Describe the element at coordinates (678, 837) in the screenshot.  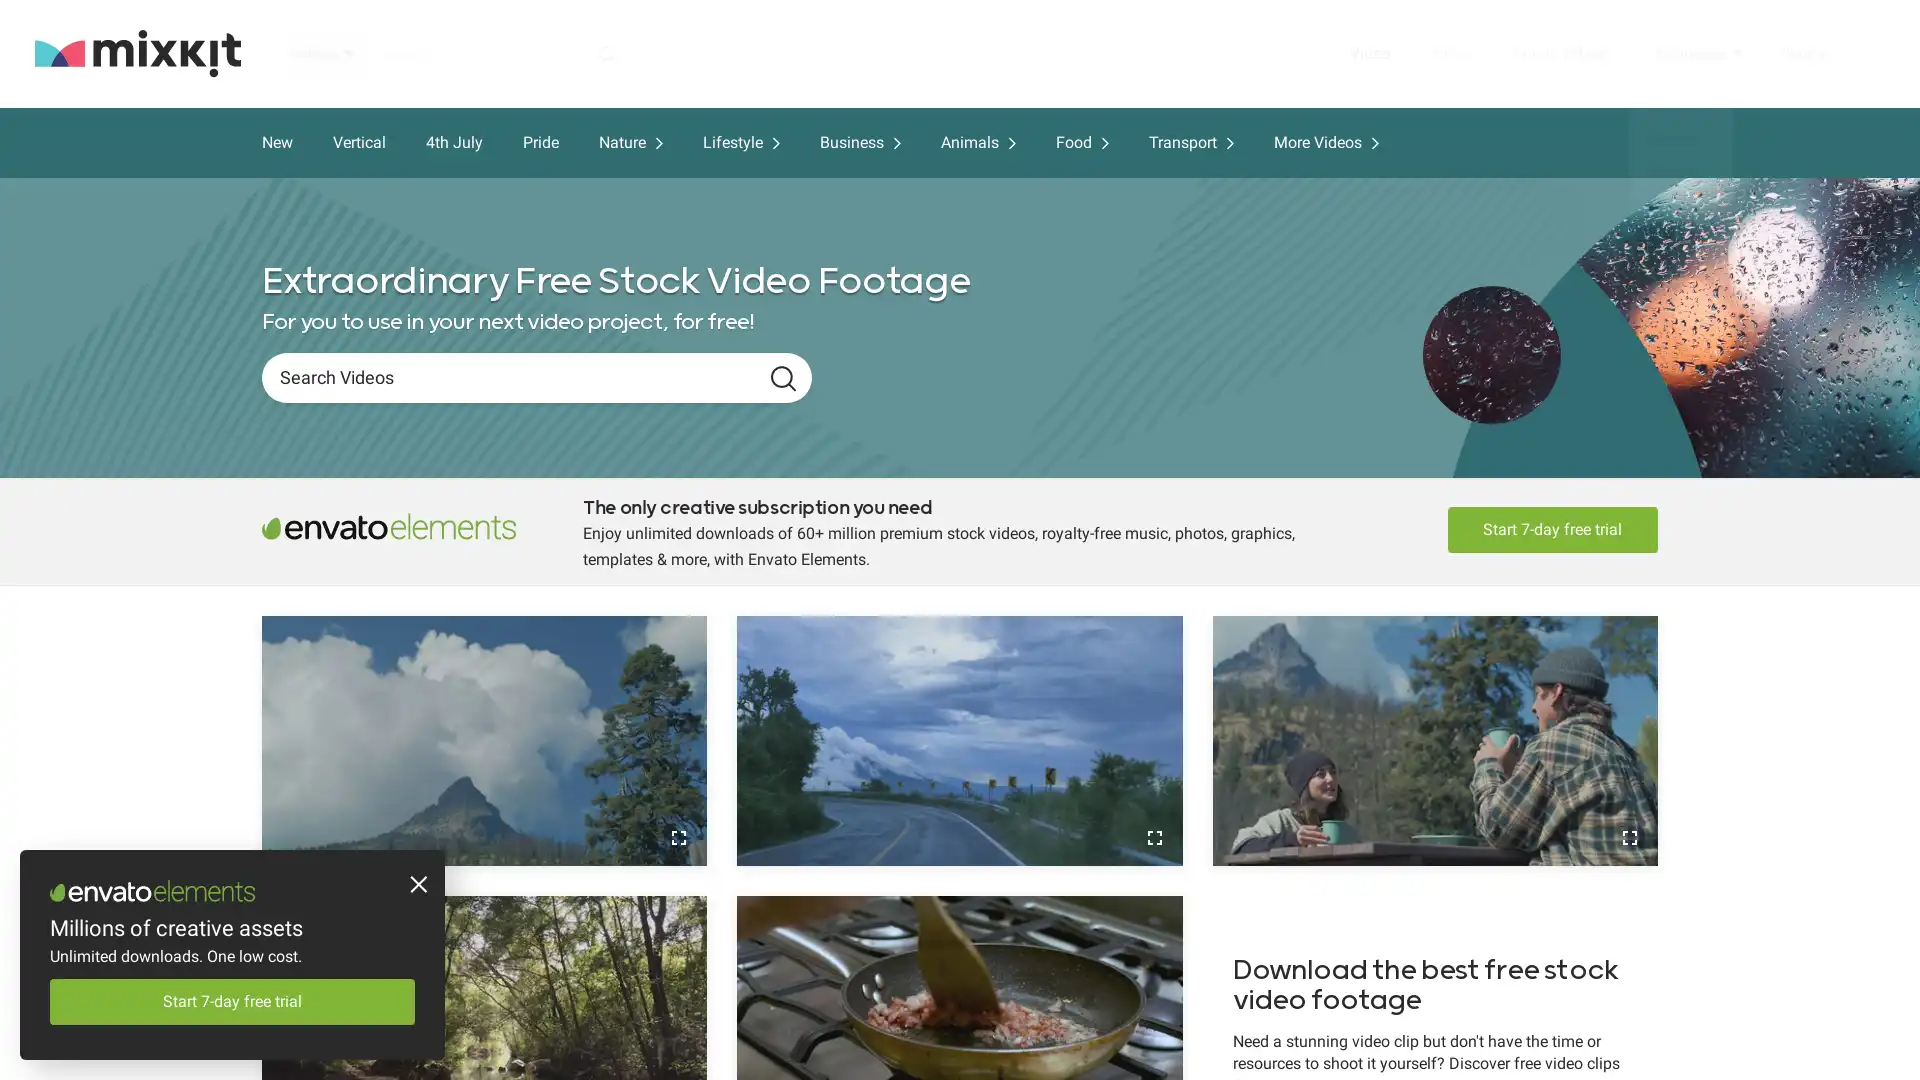
I see `View Fullscreen` at that location.